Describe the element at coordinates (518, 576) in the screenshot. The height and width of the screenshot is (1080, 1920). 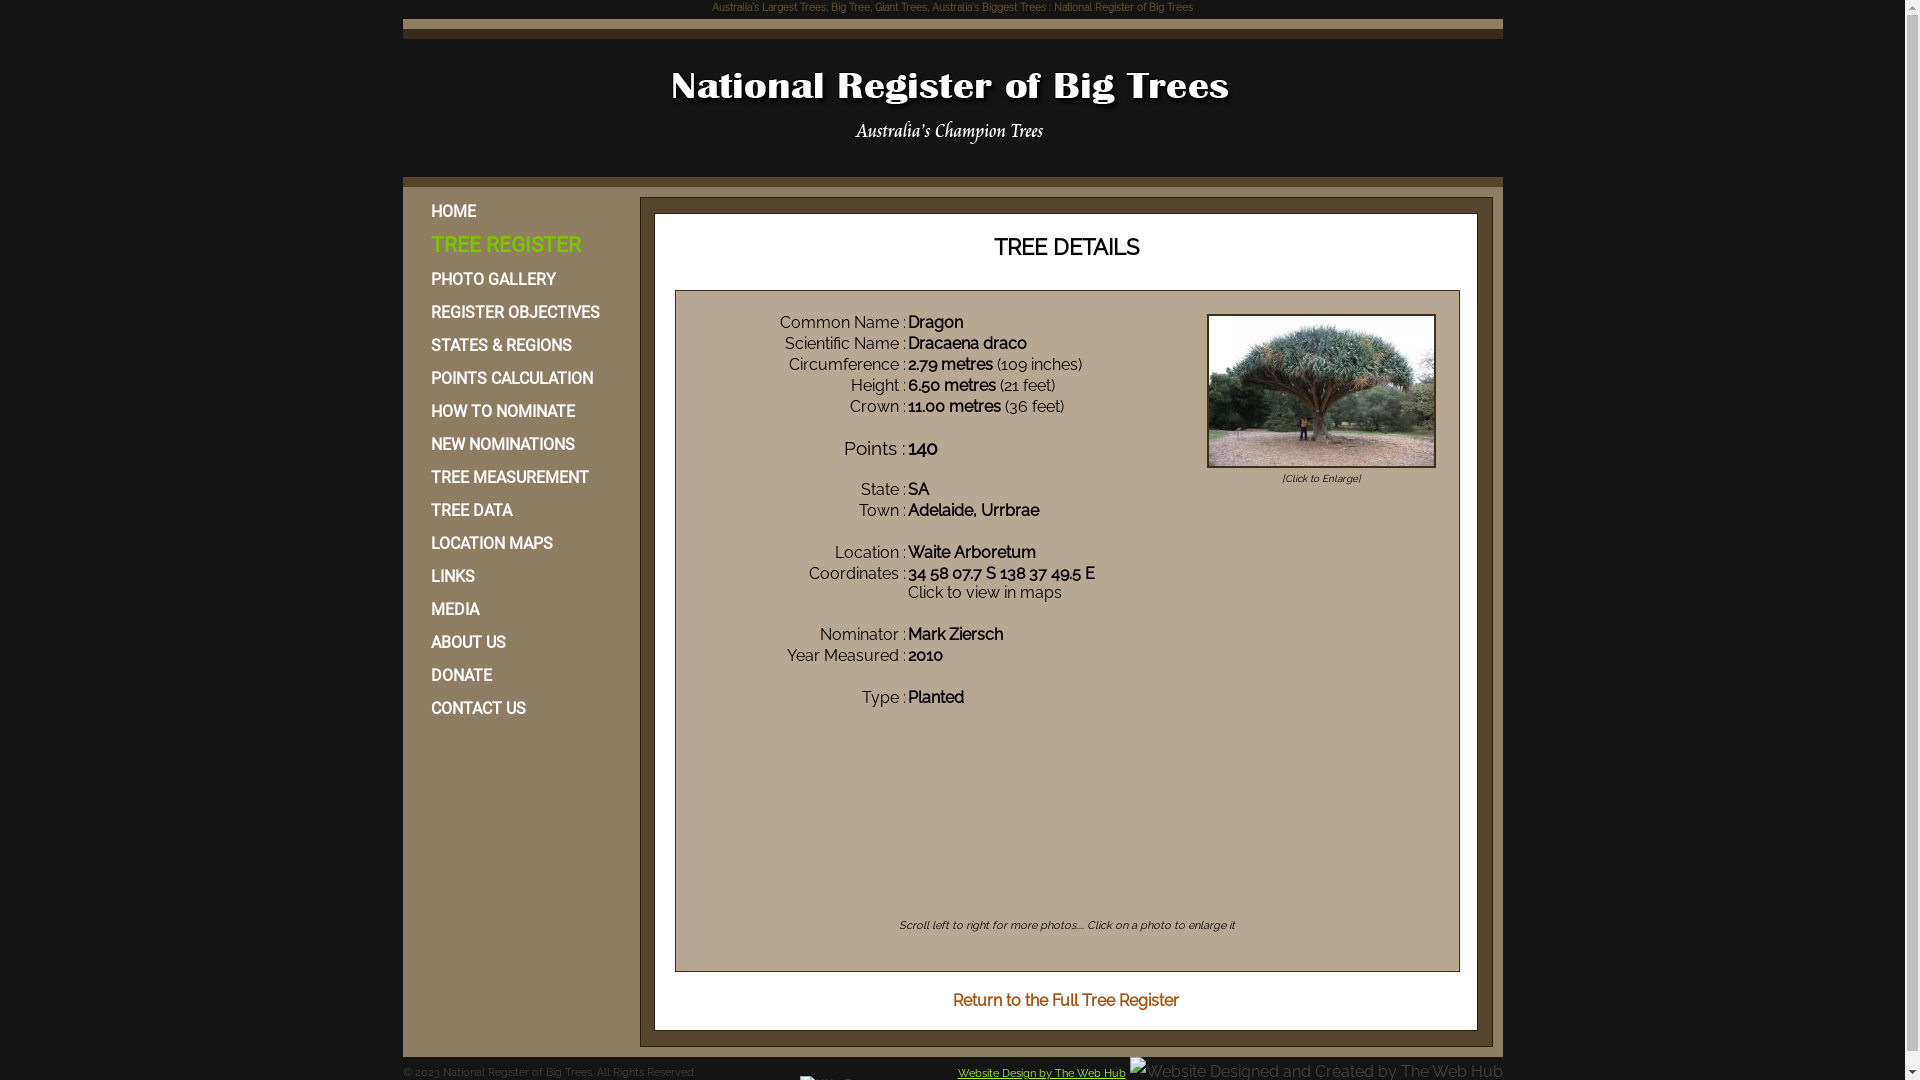
I see `'LINKS'` at that location.